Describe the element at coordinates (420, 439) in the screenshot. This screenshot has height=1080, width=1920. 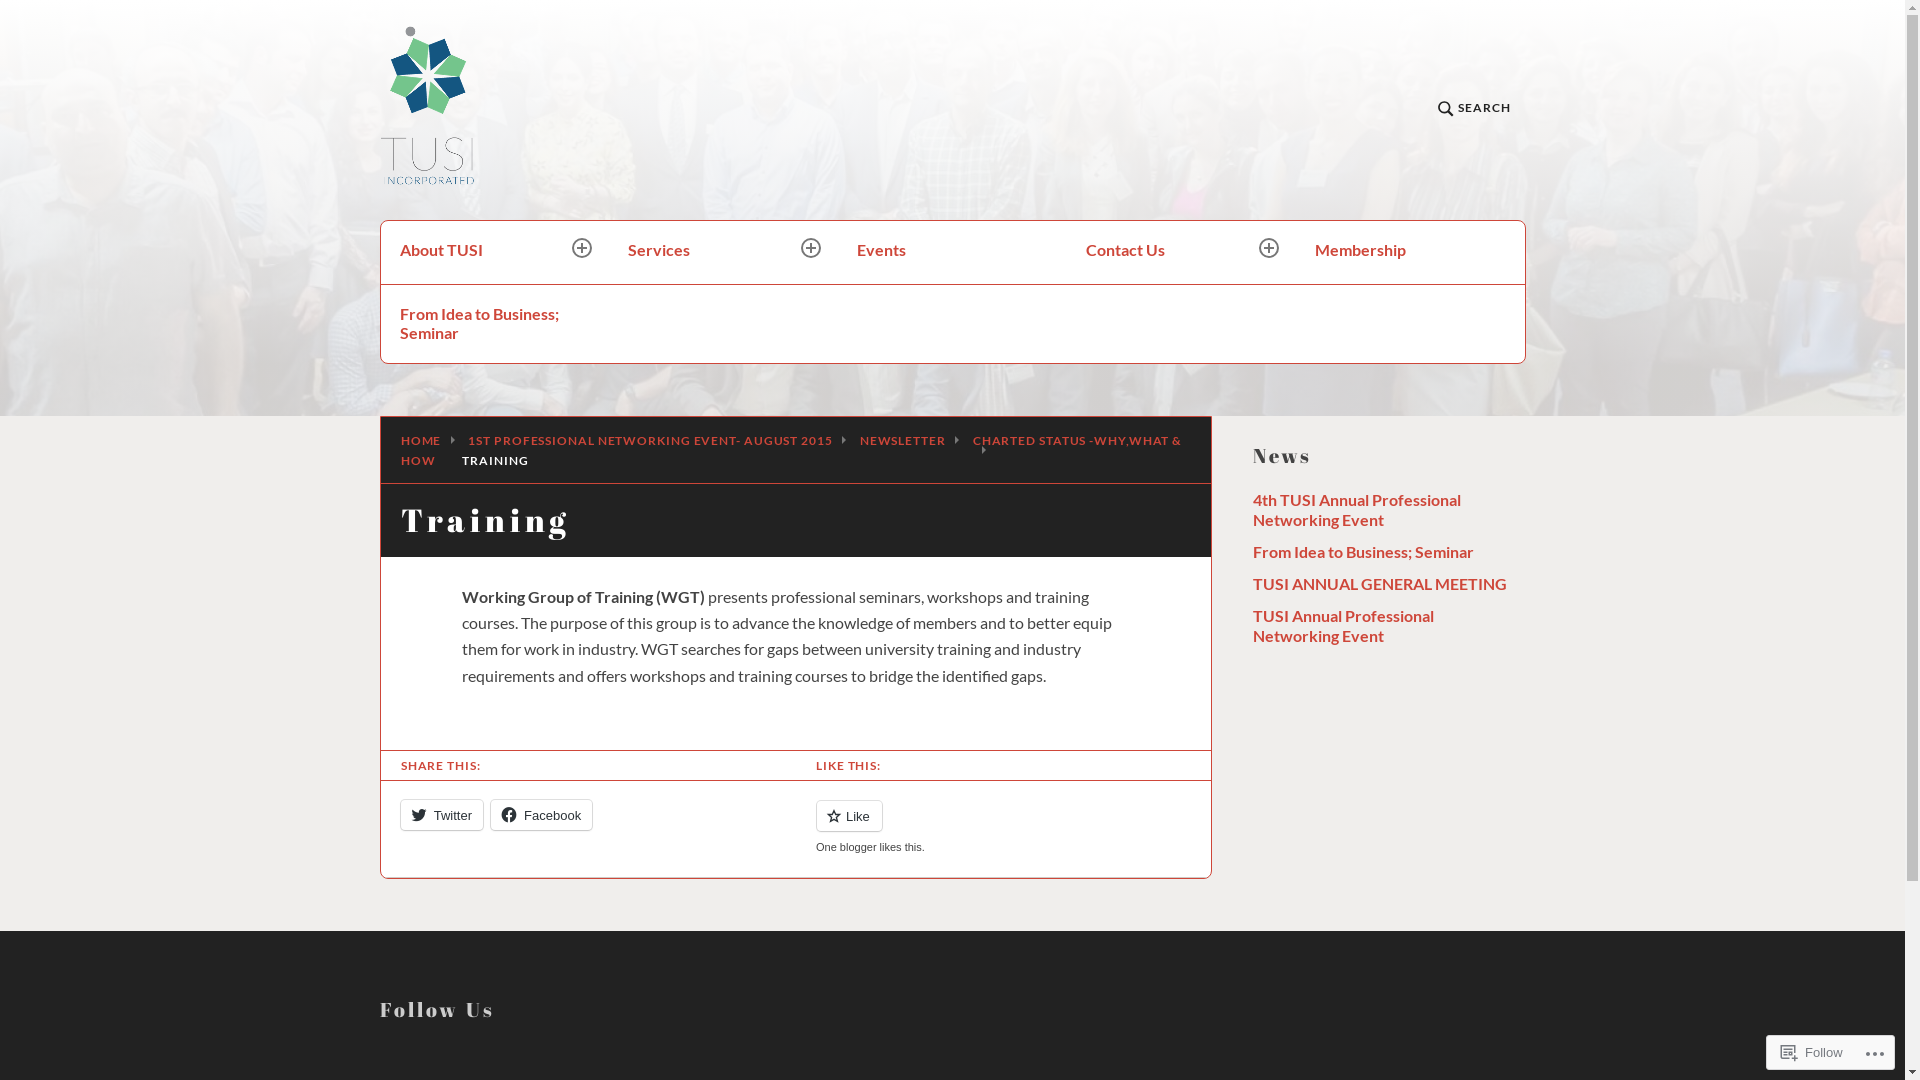
I see `'HOME'` at that location.